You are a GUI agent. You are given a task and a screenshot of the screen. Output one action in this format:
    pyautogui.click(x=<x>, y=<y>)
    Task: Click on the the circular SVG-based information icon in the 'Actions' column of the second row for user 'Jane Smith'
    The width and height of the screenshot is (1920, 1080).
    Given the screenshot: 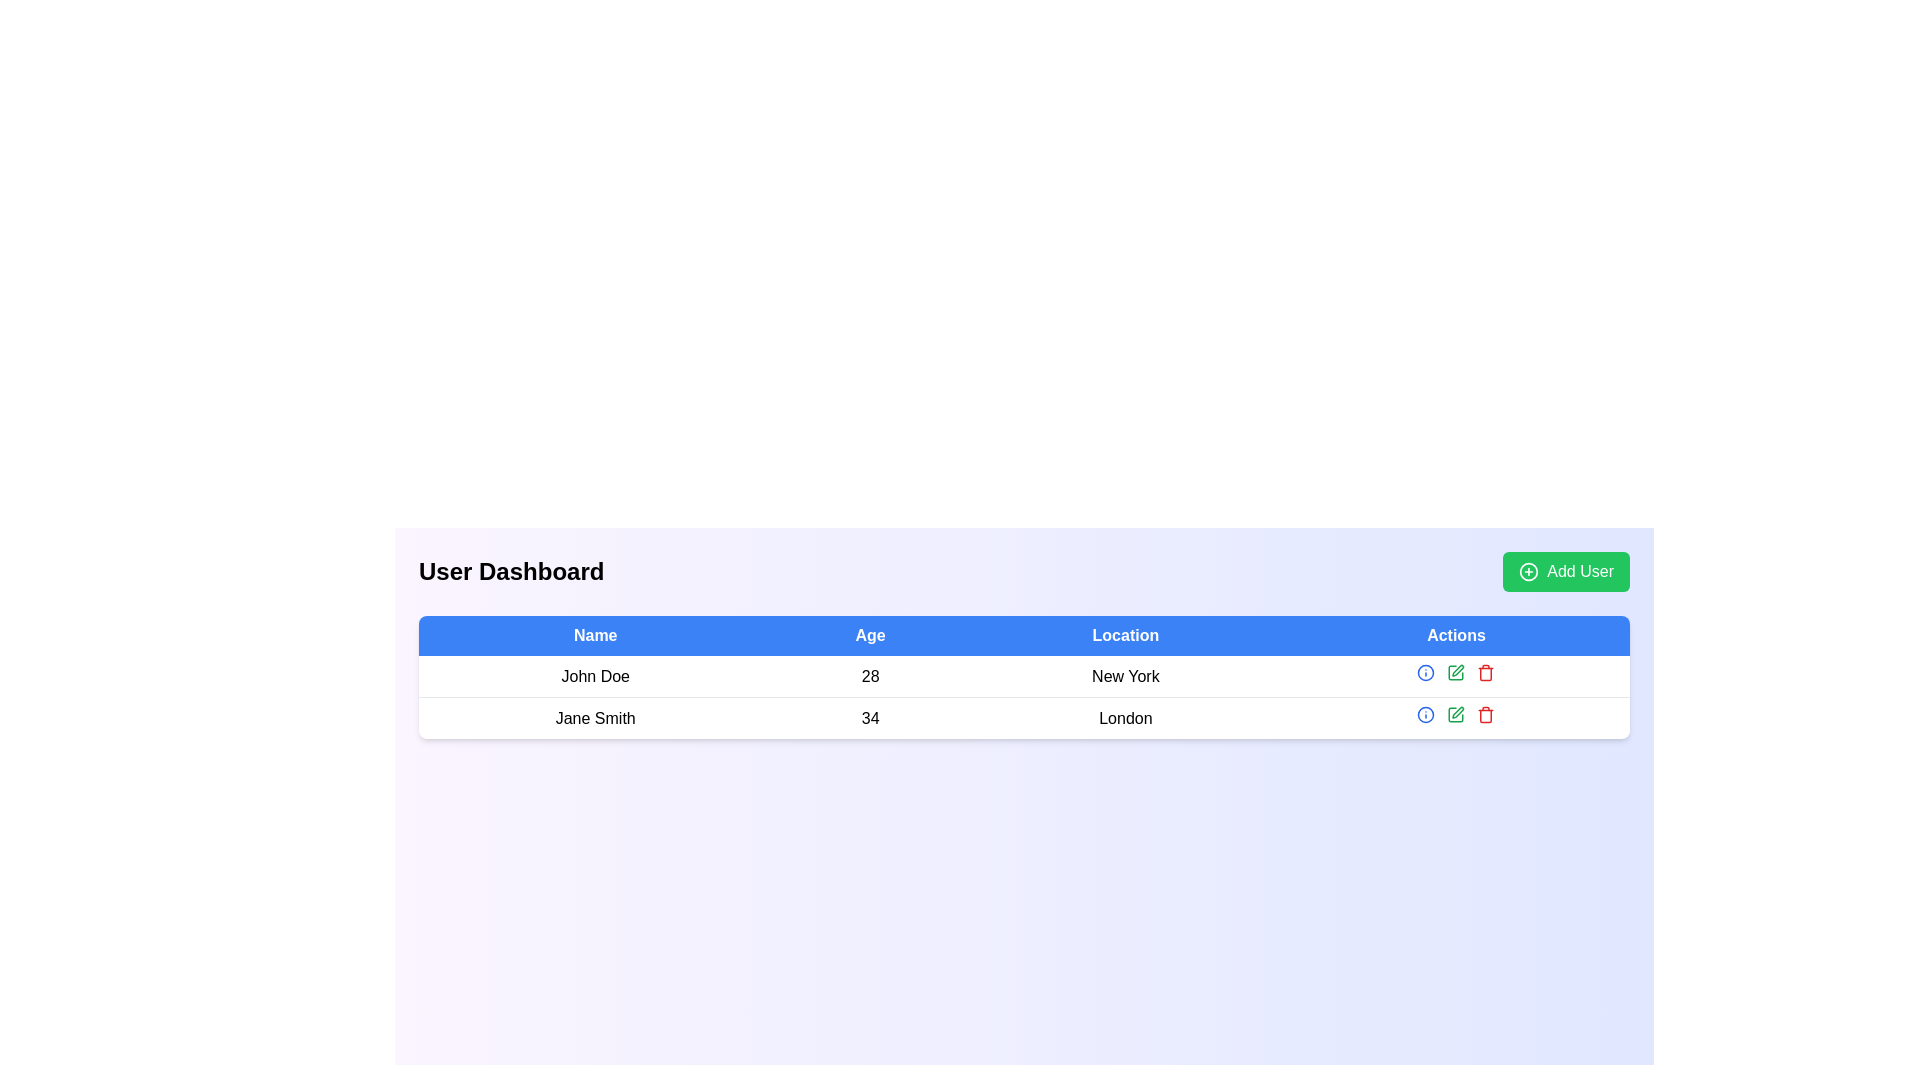 What is the action you would take?
    pyautogui.click(x=1425, y=672)
    